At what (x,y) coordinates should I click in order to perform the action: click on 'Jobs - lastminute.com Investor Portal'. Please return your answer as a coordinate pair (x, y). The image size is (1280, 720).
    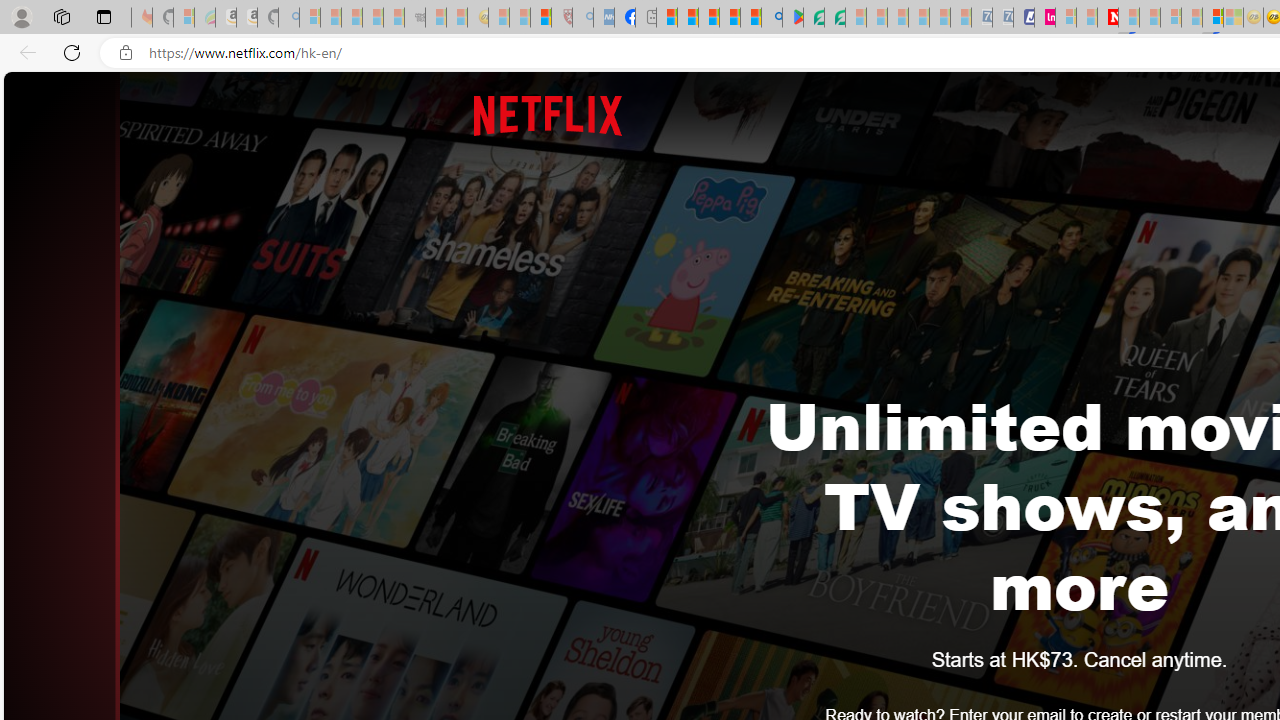
    Looking at the image, I should click on (1044, 17).